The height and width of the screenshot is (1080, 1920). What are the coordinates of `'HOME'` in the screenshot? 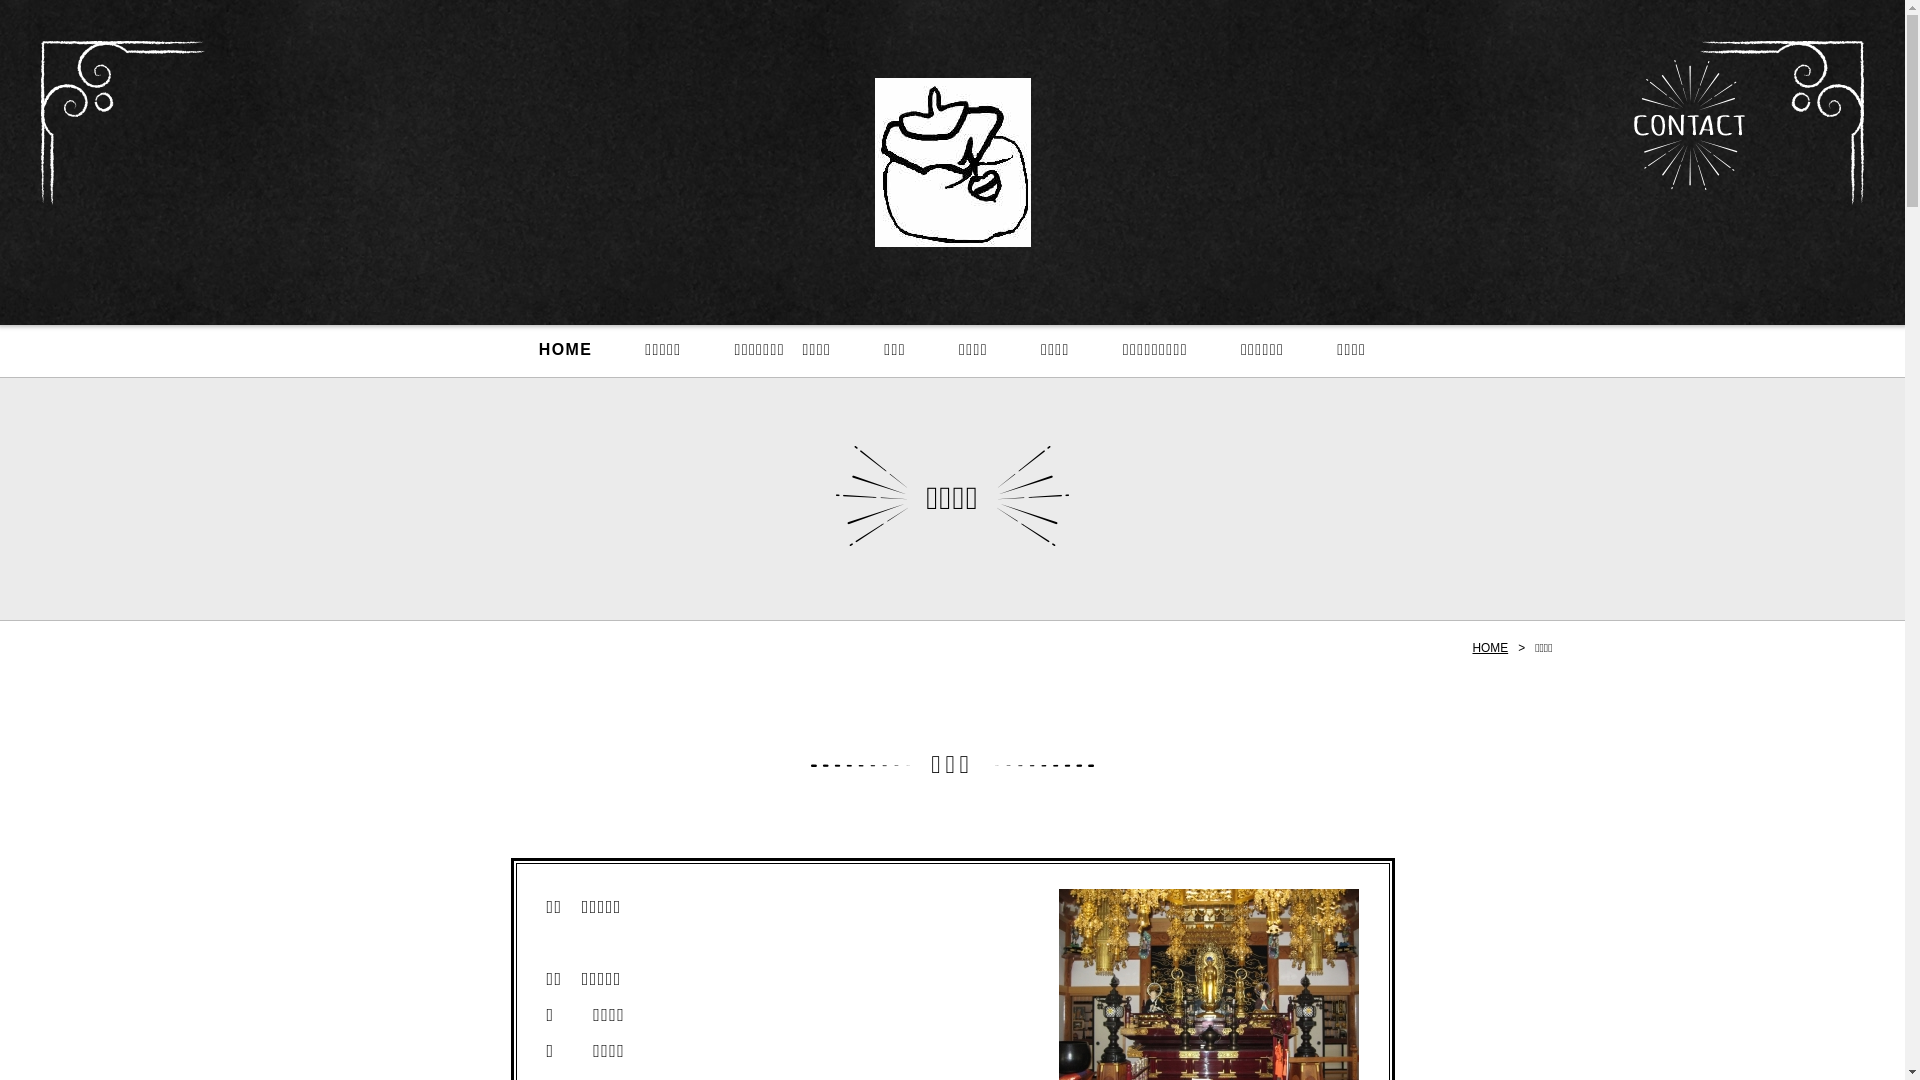 It's located at (1472, 648).